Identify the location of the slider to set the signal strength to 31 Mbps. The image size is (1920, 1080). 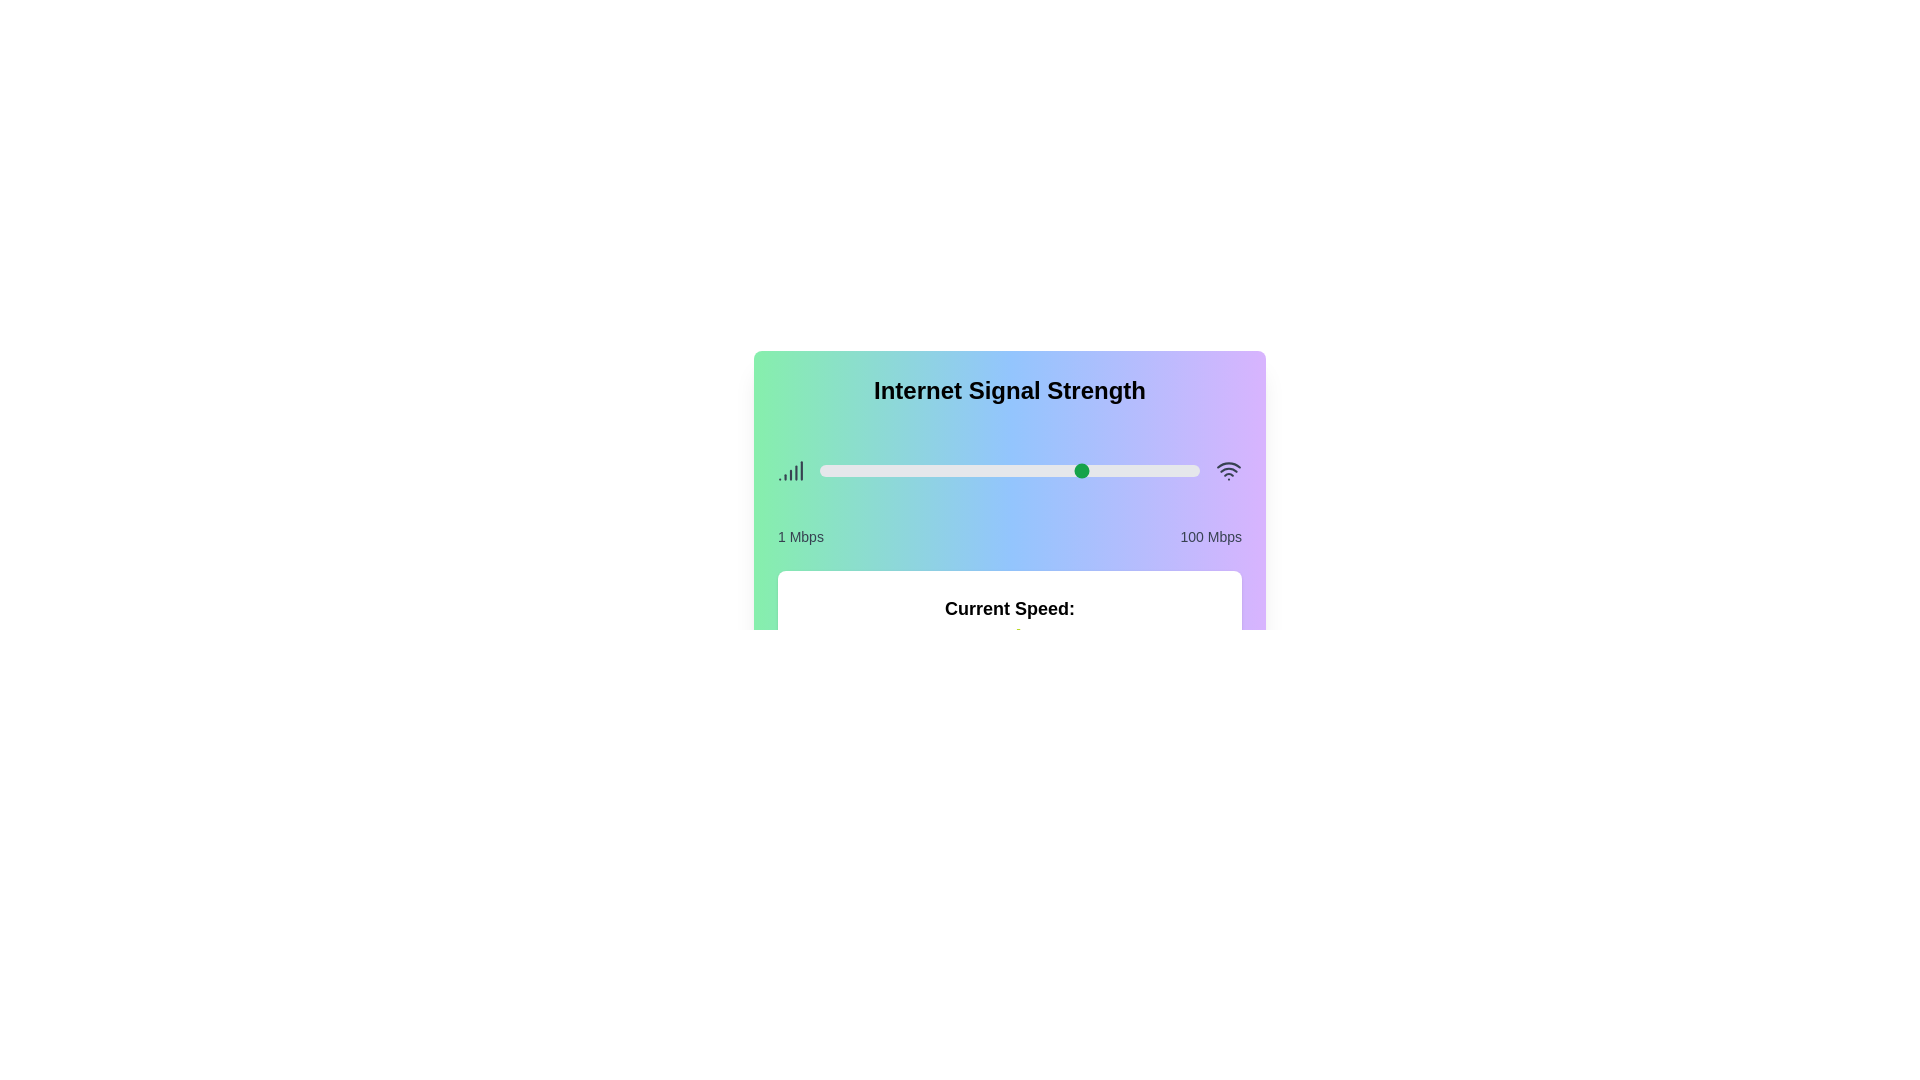
(934, 470).